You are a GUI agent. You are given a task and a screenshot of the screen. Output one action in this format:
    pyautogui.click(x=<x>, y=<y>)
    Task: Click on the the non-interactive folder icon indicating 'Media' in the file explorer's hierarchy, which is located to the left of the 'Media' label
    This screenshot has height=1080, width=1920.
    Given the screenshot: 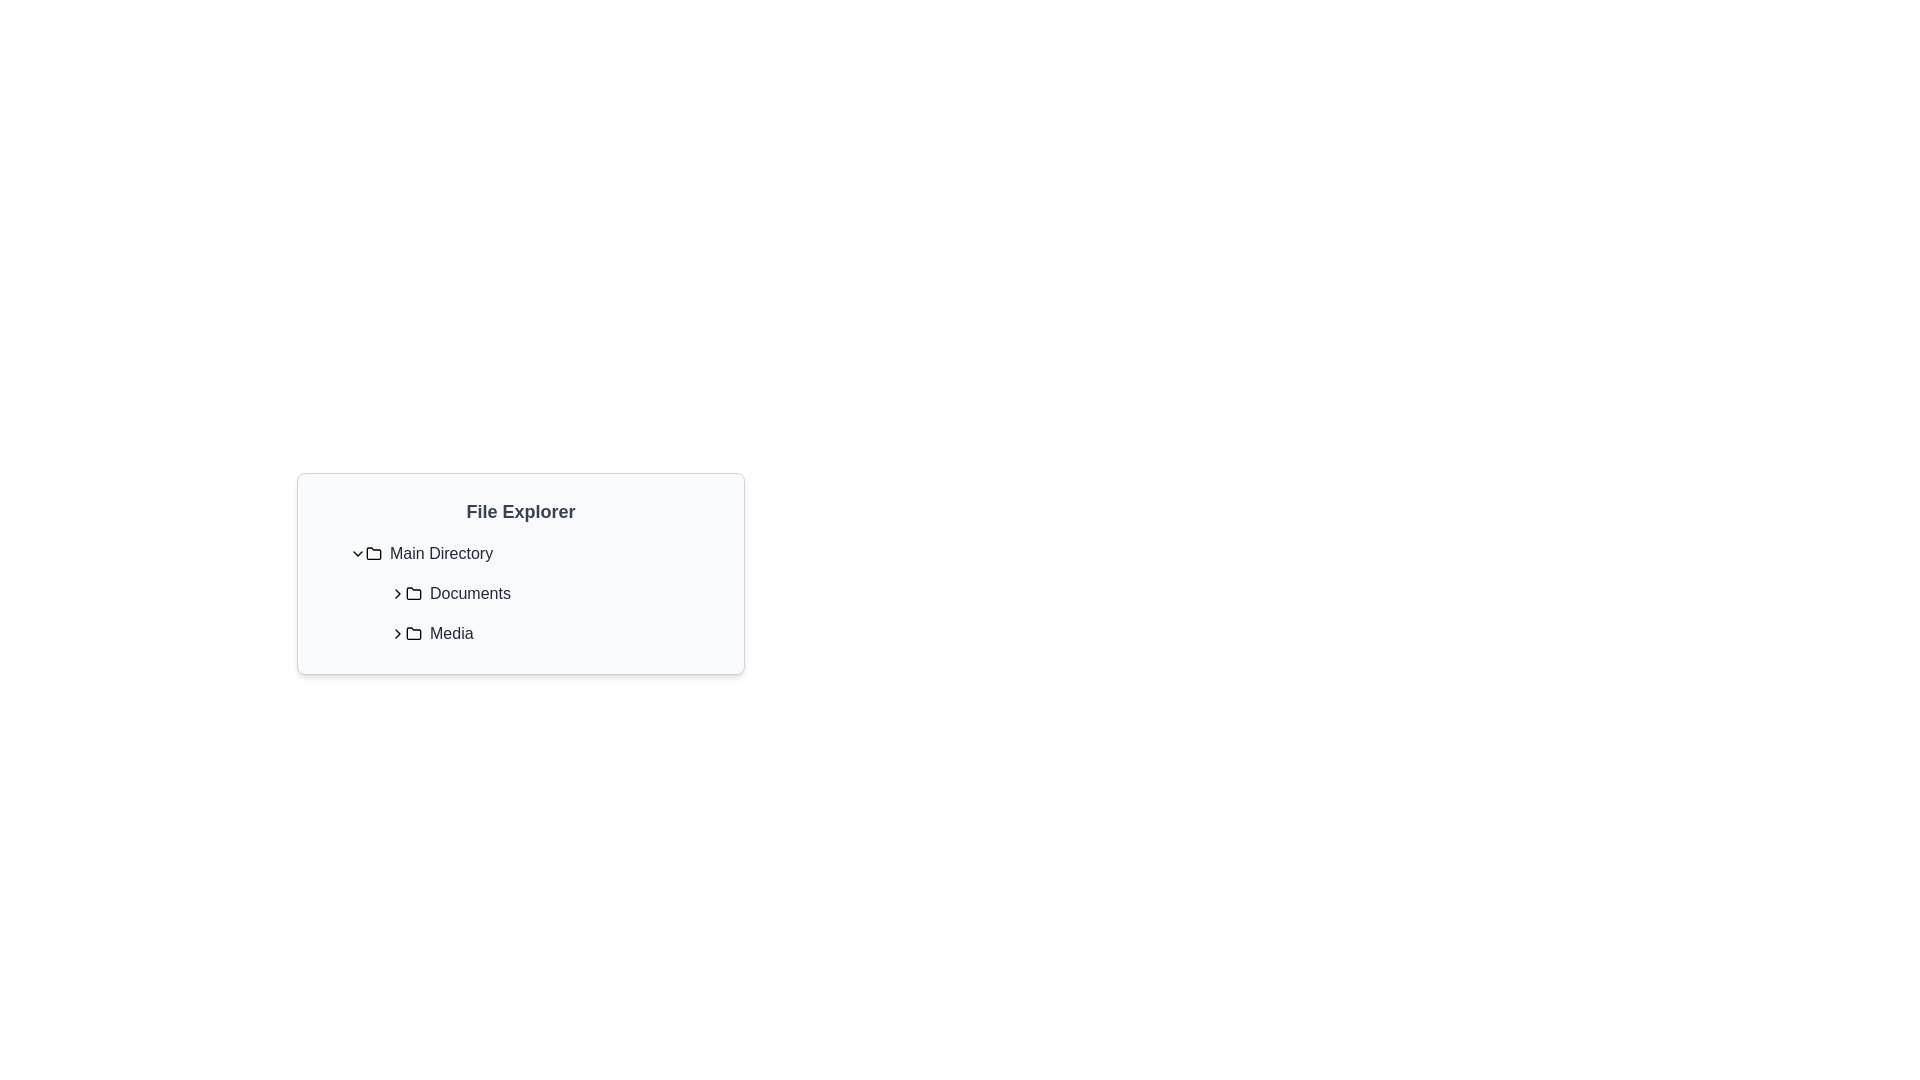 What is the action you would take?
    pyautogui.click(x=412, y=633)
    